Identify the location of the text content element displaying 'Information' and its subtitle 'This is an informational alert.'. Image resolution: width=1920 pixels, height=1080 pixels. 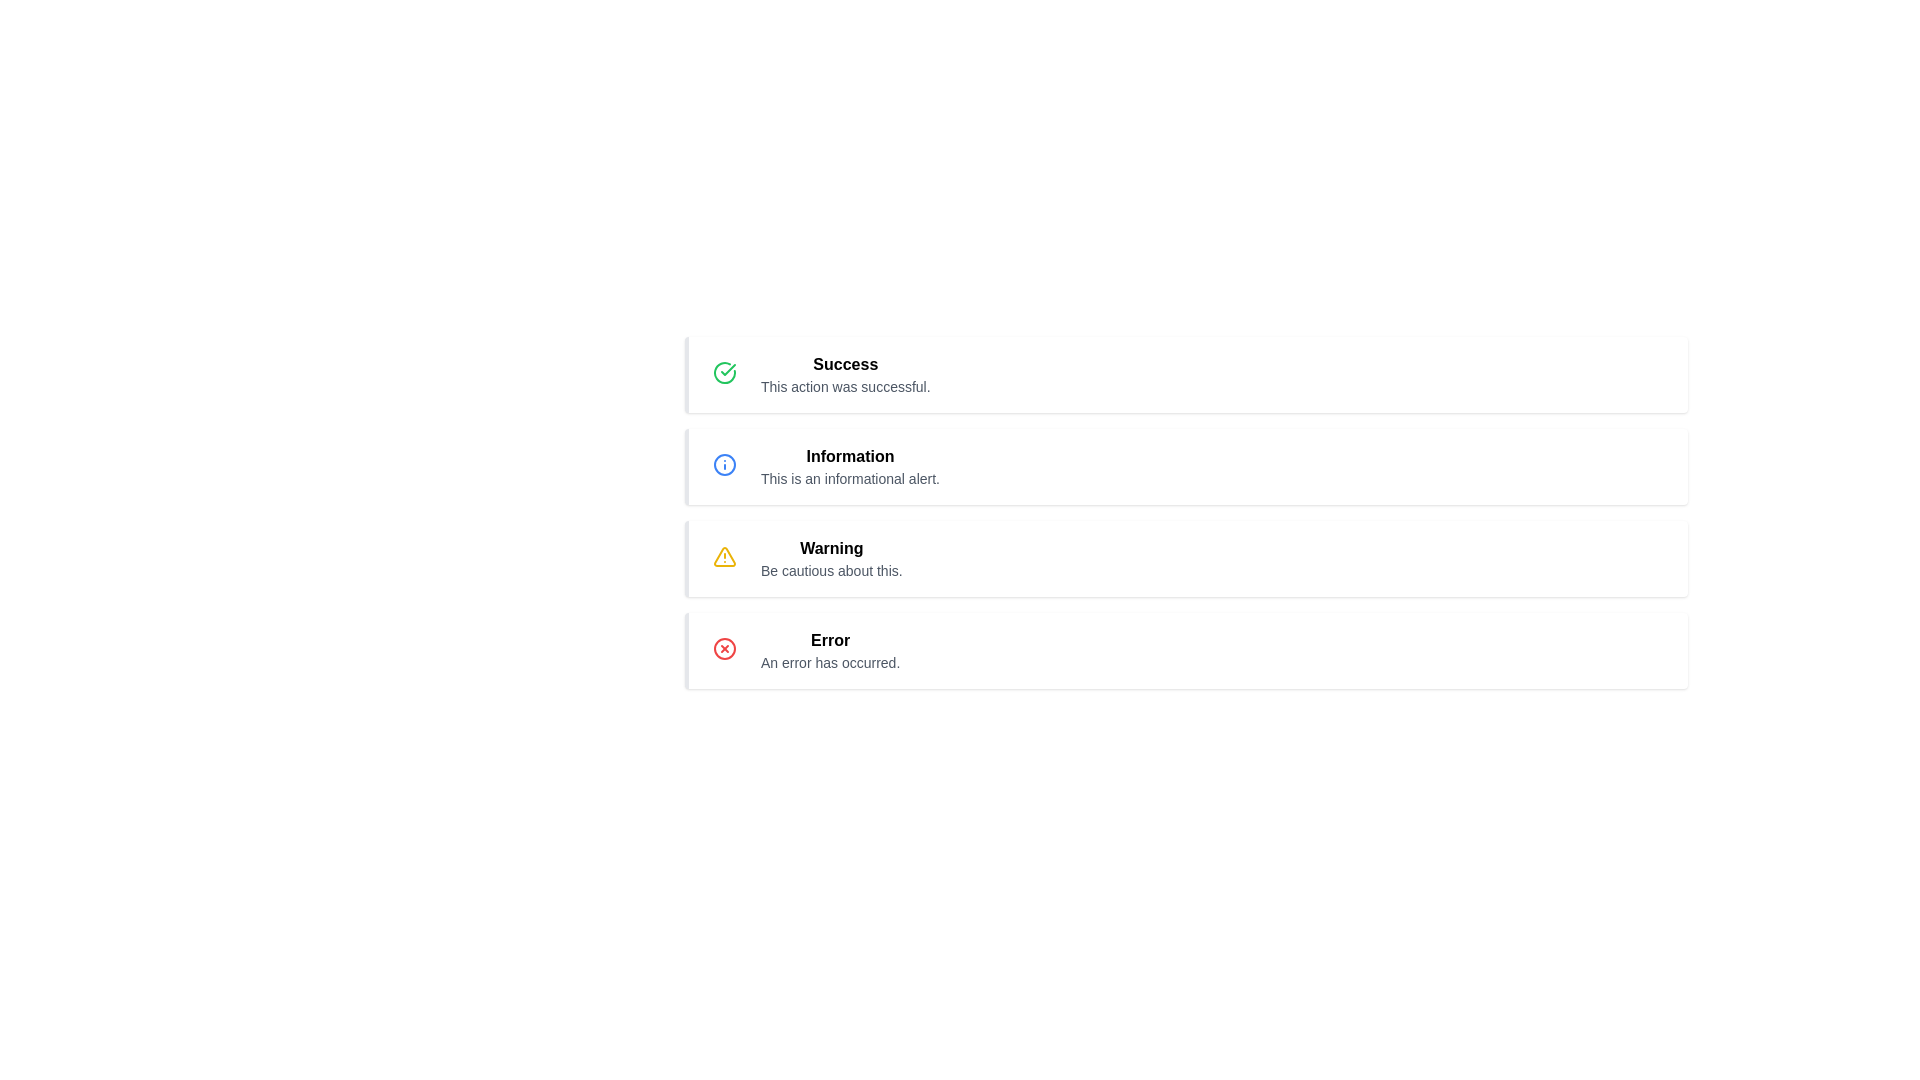
(850, 466).